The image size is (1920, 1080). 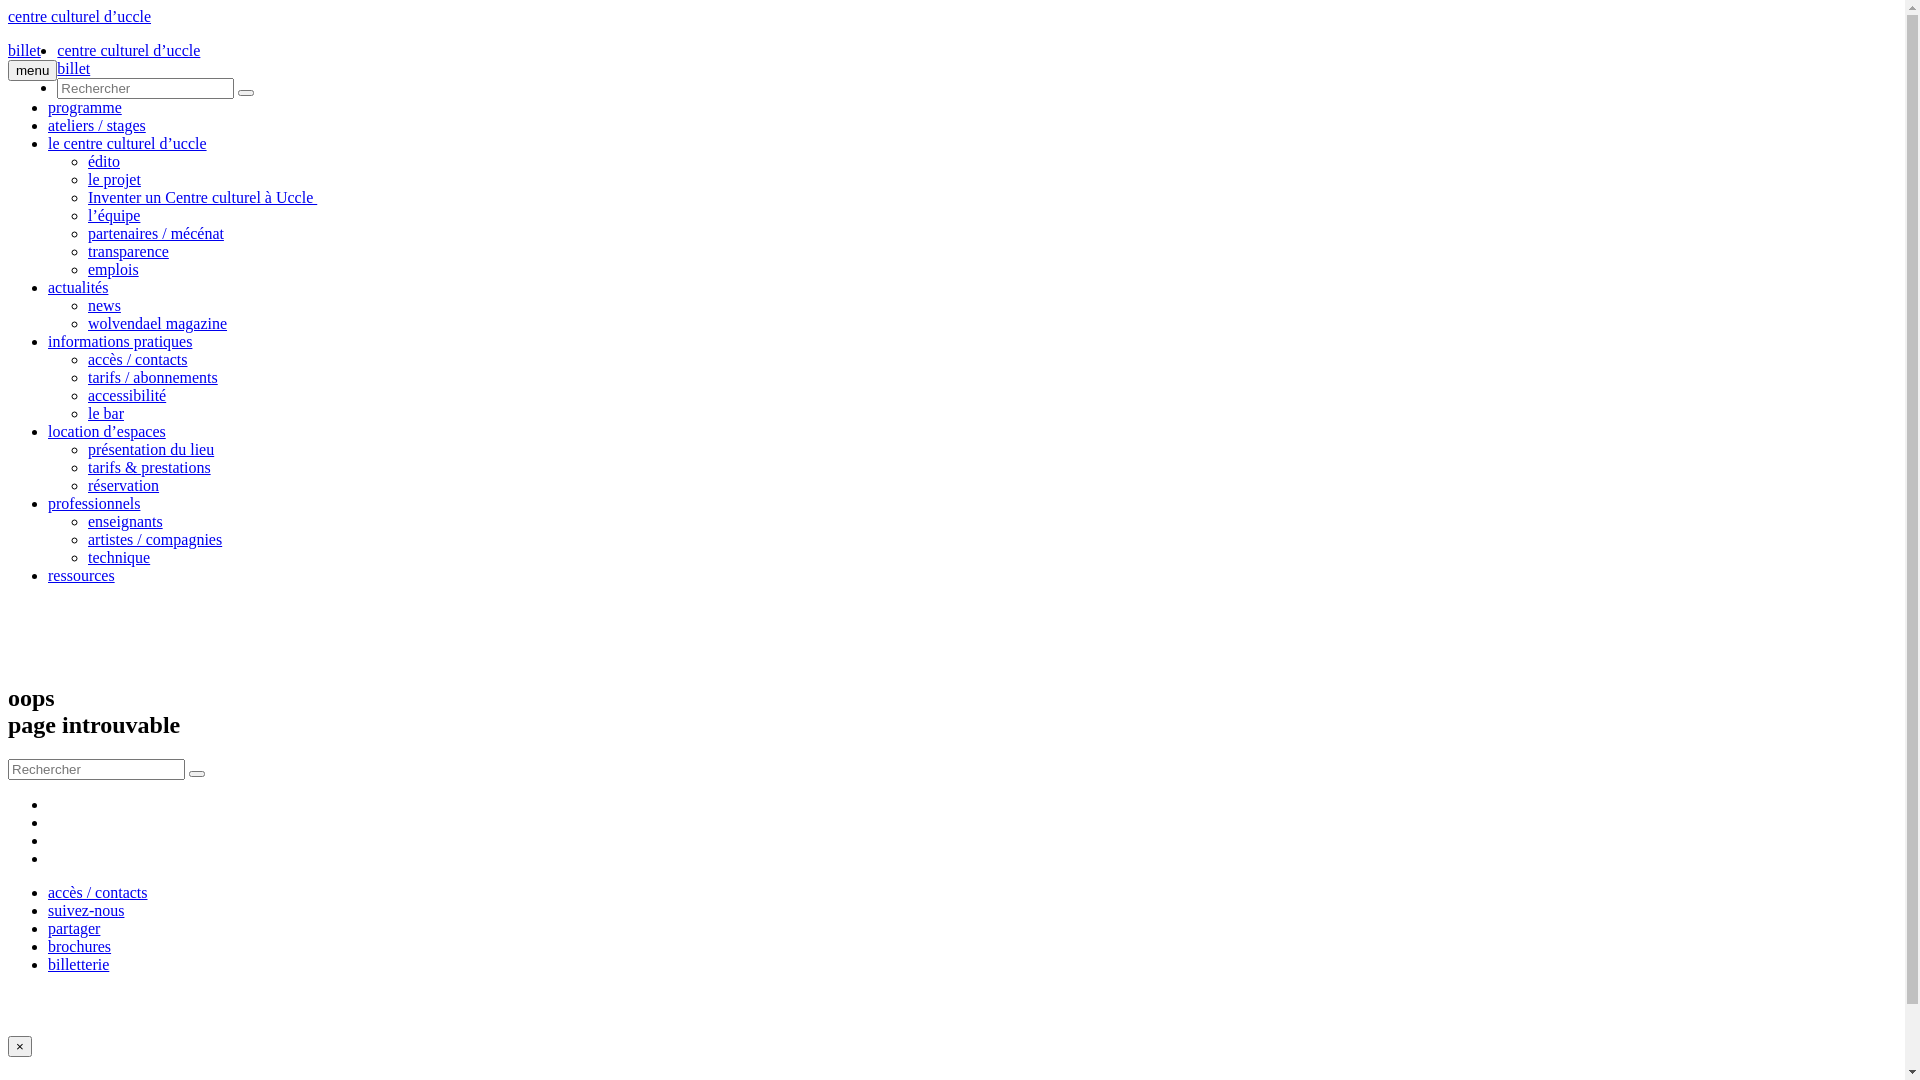 What do you see at coordinates (57, 67) in the screenshot?
I see `'billet'` at bounding box center [57, 67].